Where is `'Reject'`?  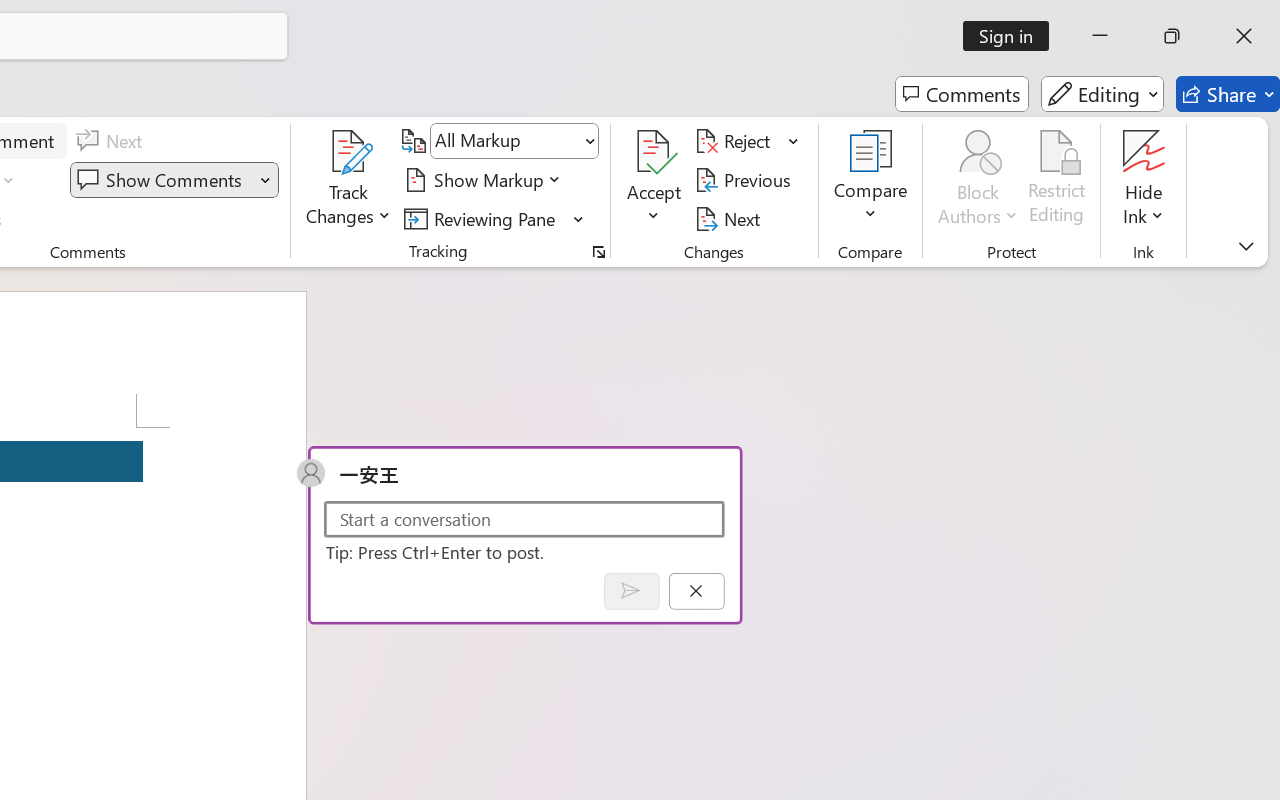
'Reject' is located at coordinates (746, 141).